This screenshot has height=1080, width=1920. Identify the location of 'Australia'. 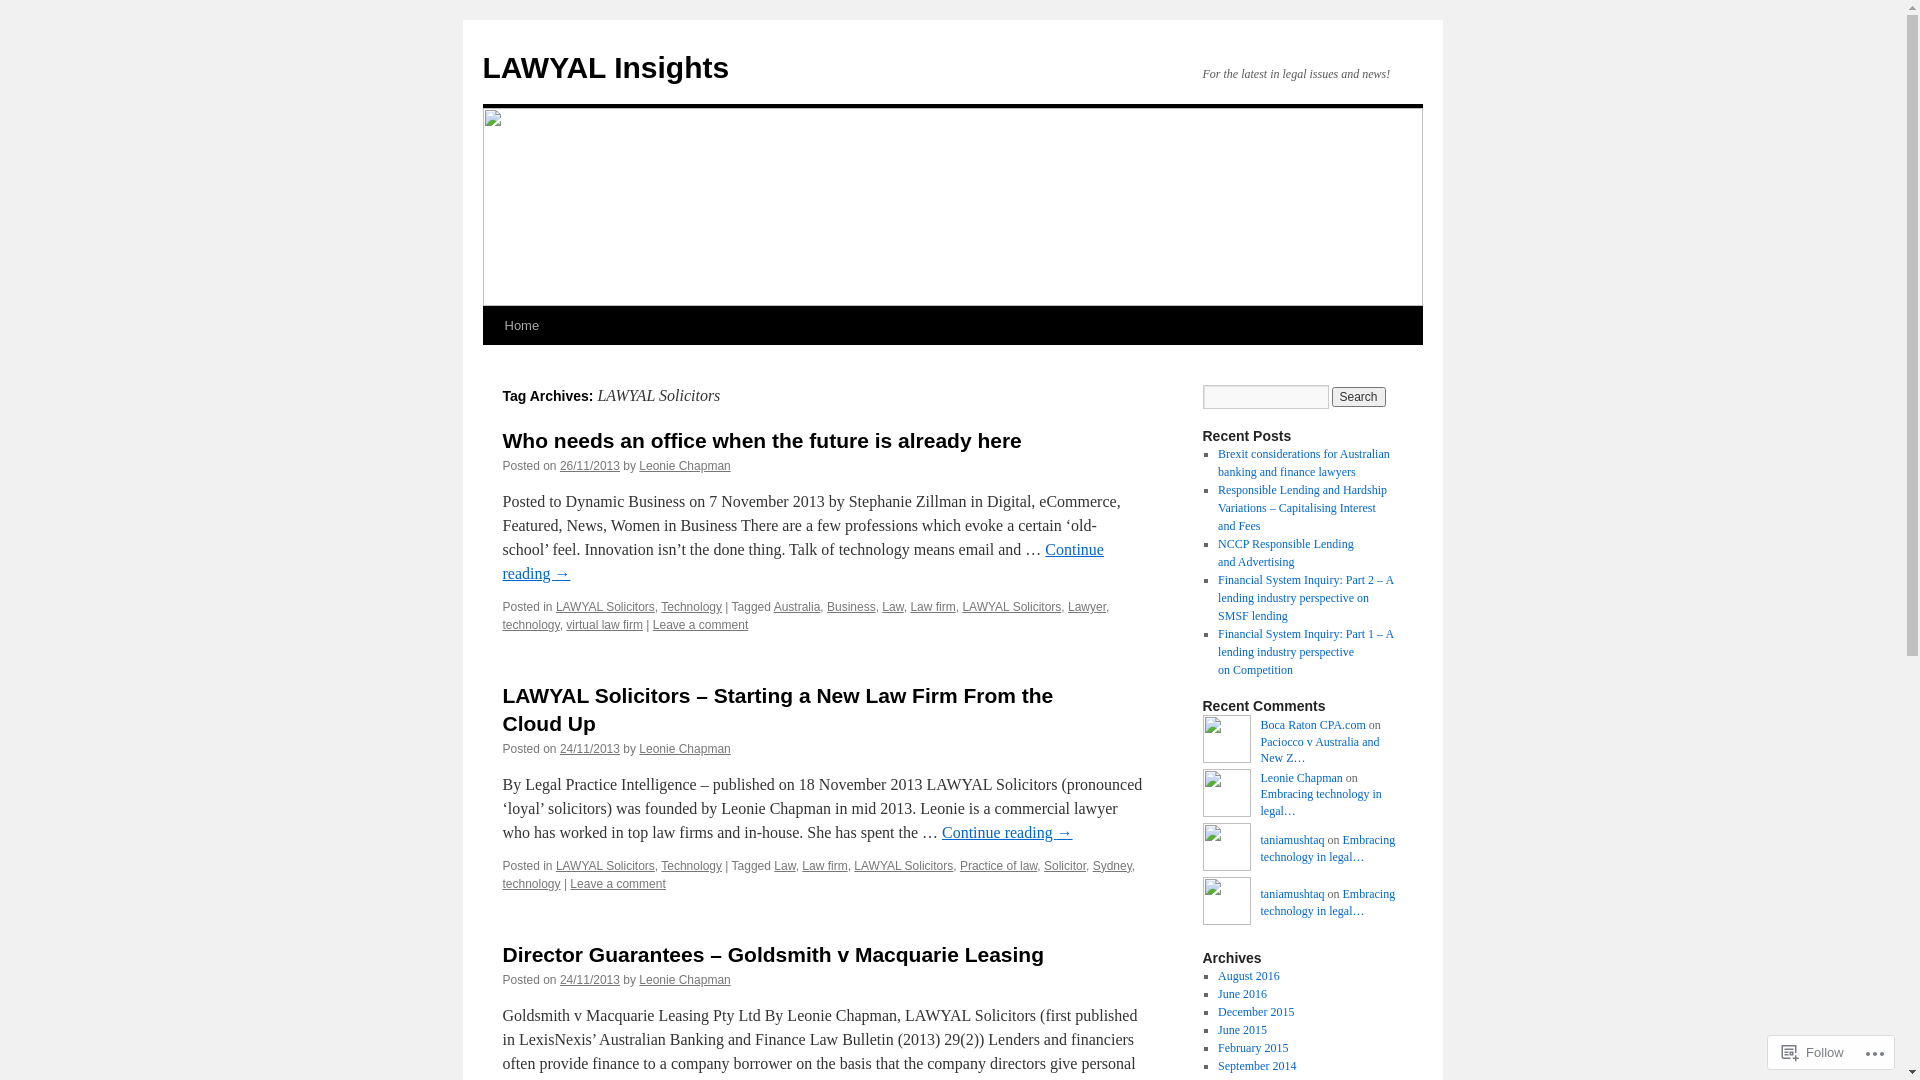
(772, 605).